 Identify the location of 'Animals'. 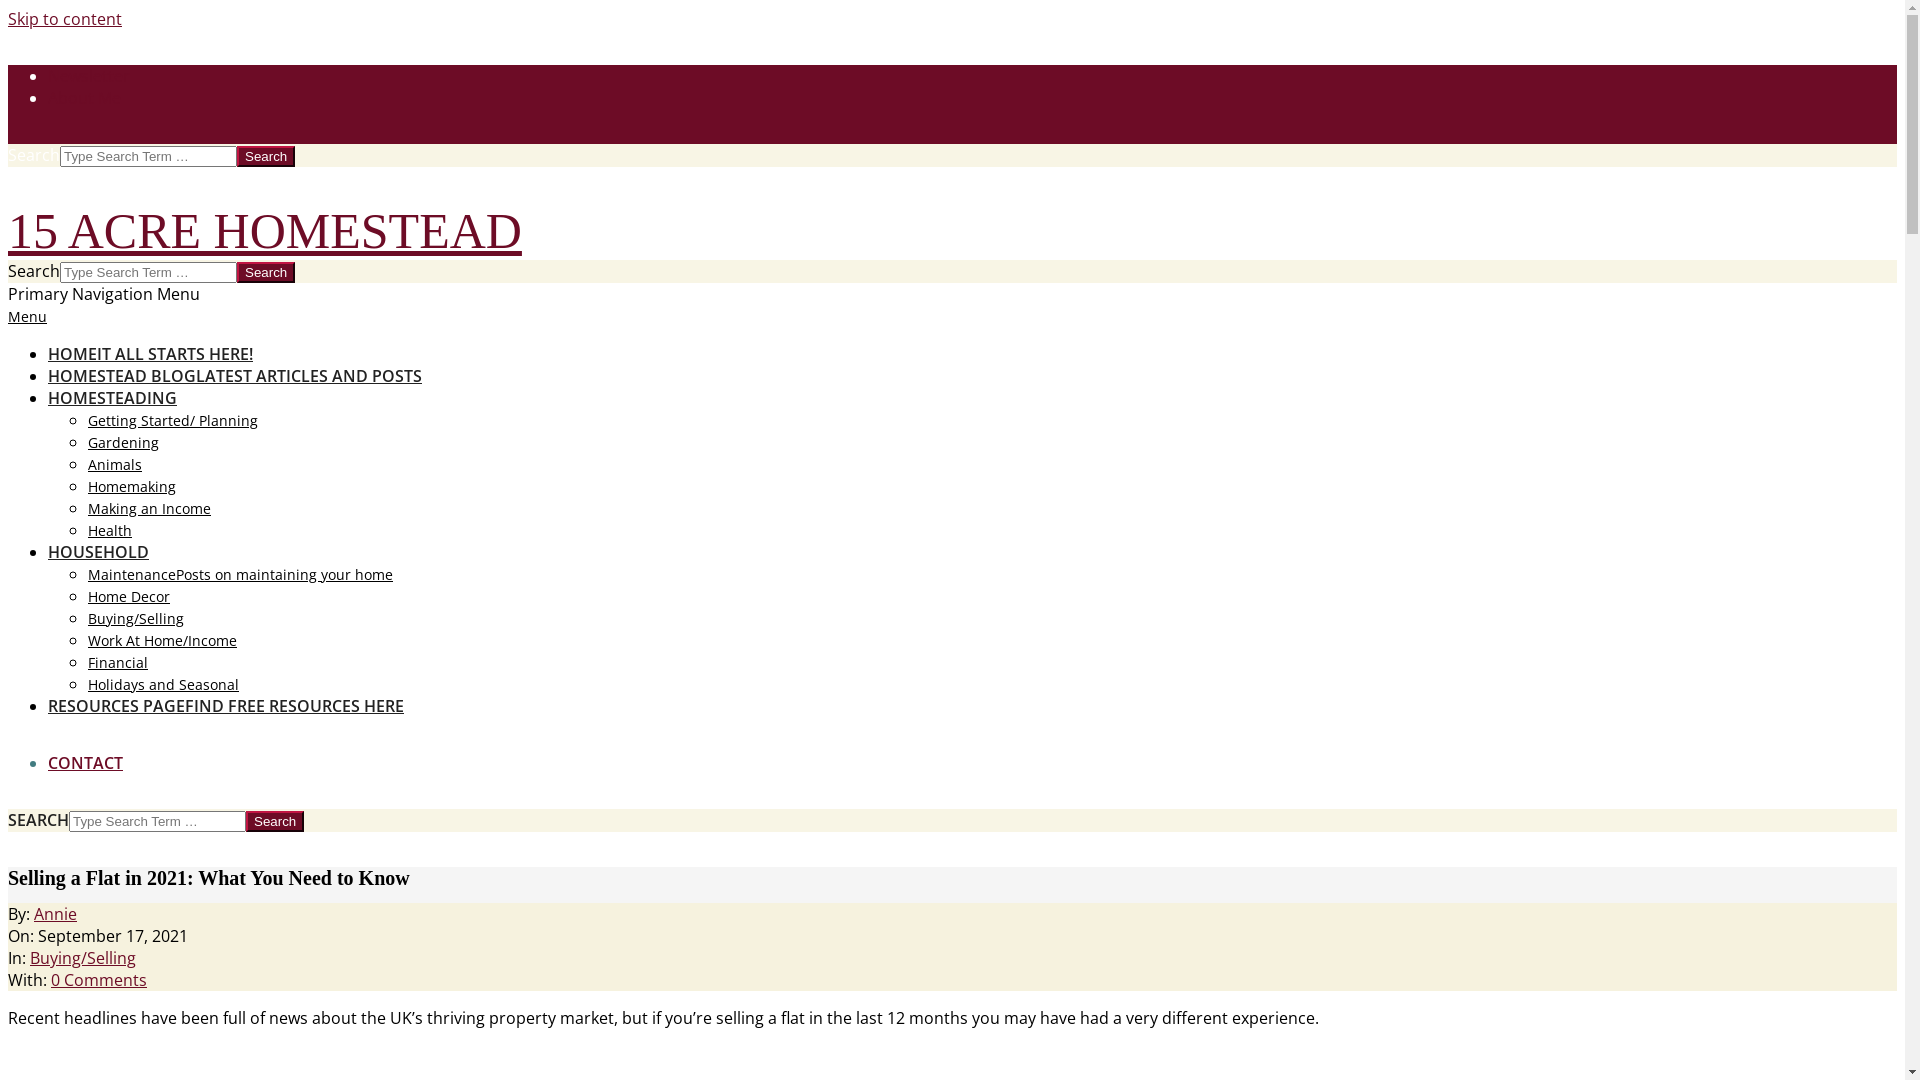
(114, 464).